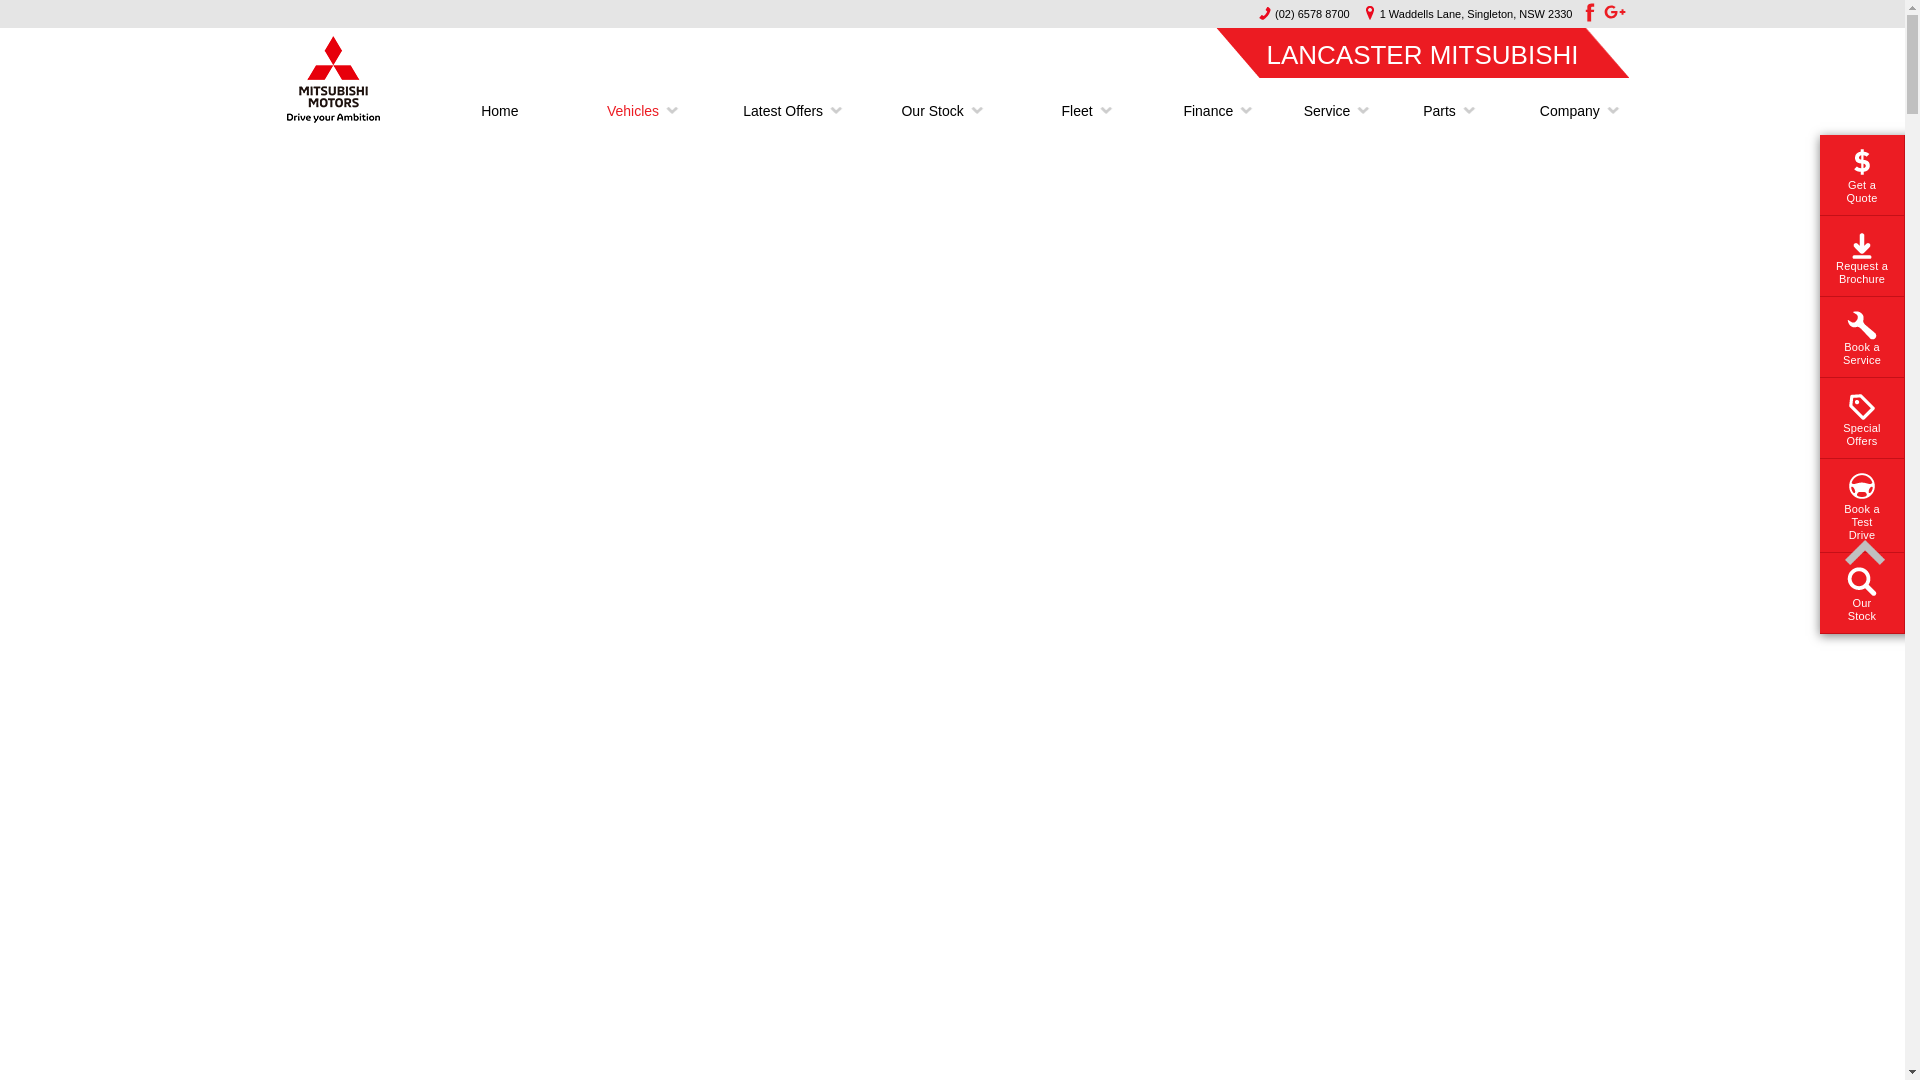 The height and width of the screenshot is (1080, 1920). What do you see at coordinates (1586, 11) in the screenshot?
I see `'facebook'` at bounding box center [1586, 11].